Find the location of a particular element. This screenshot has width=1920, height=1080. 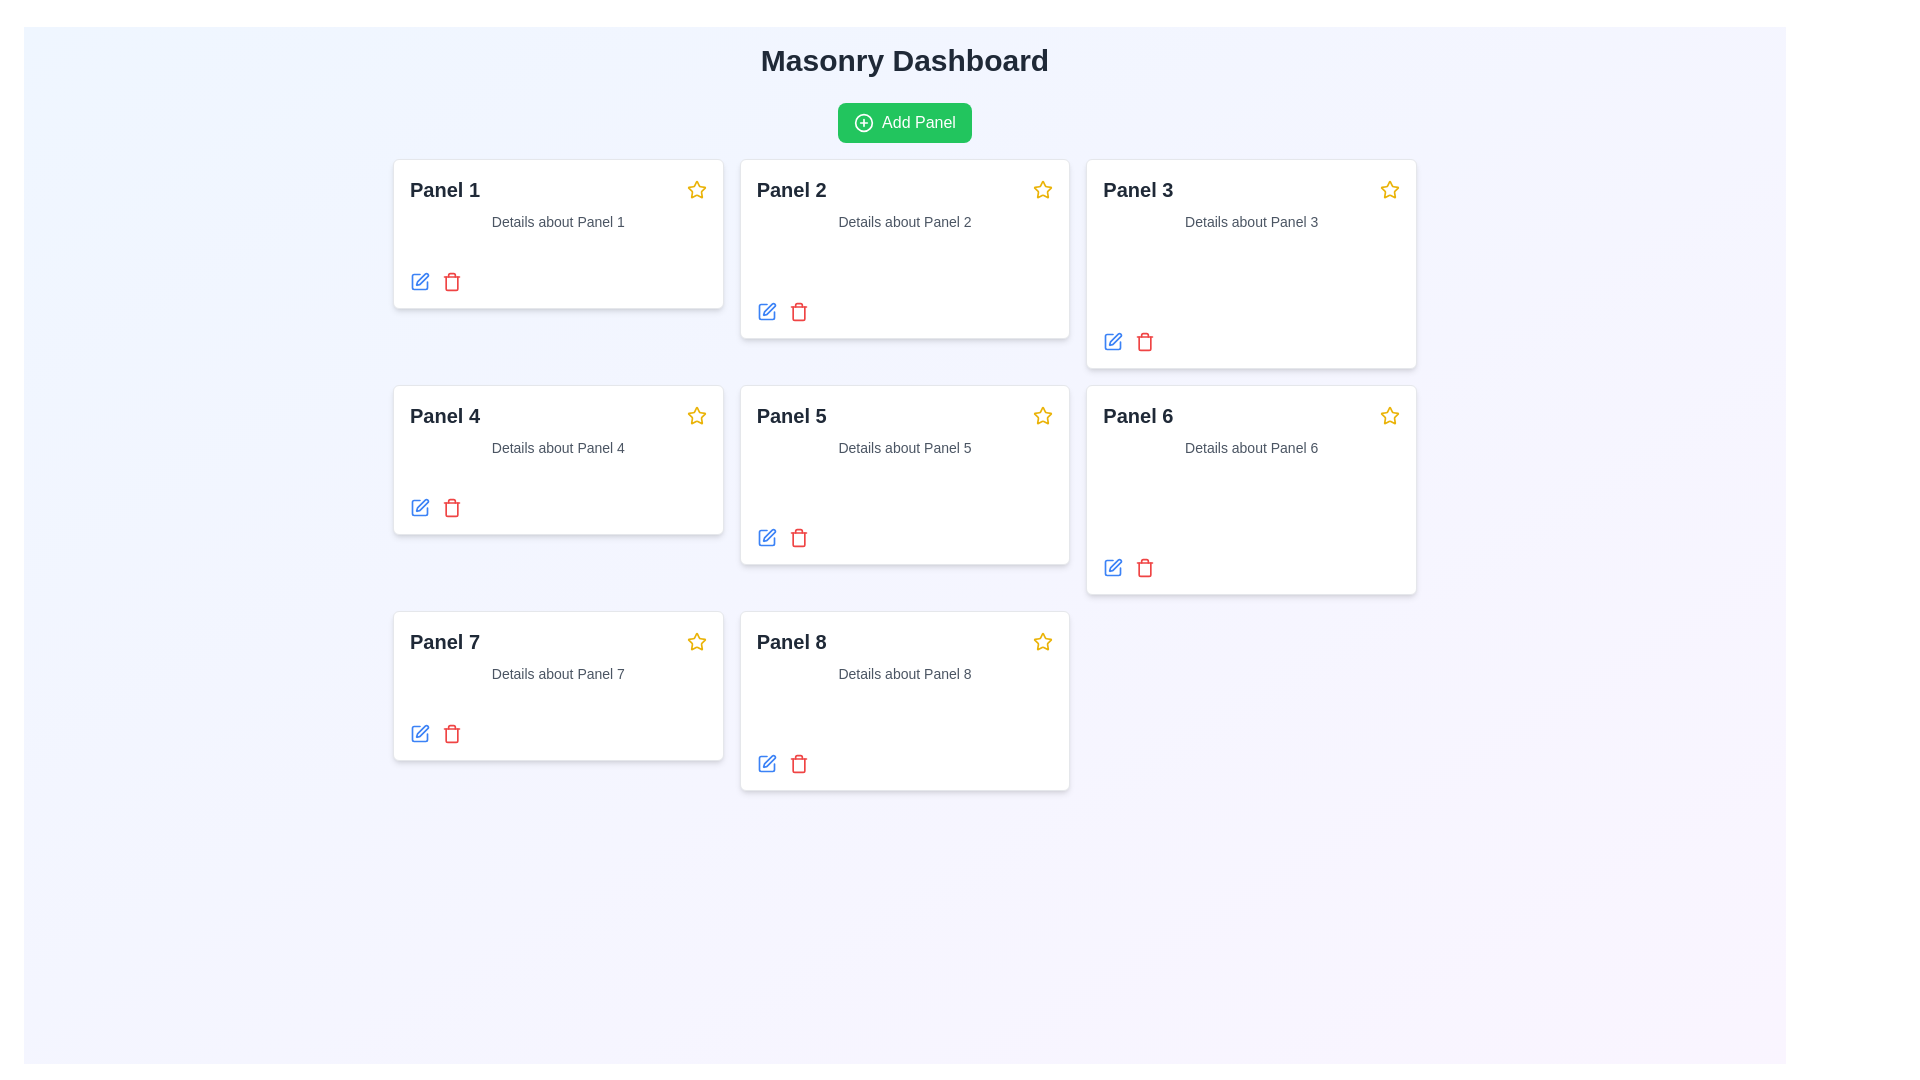

the text label that says 'Details about Panel 4', which is styled in a small, gray font and positioned in the lower section of 'Panel 4' is located at coordinates (558, 446).